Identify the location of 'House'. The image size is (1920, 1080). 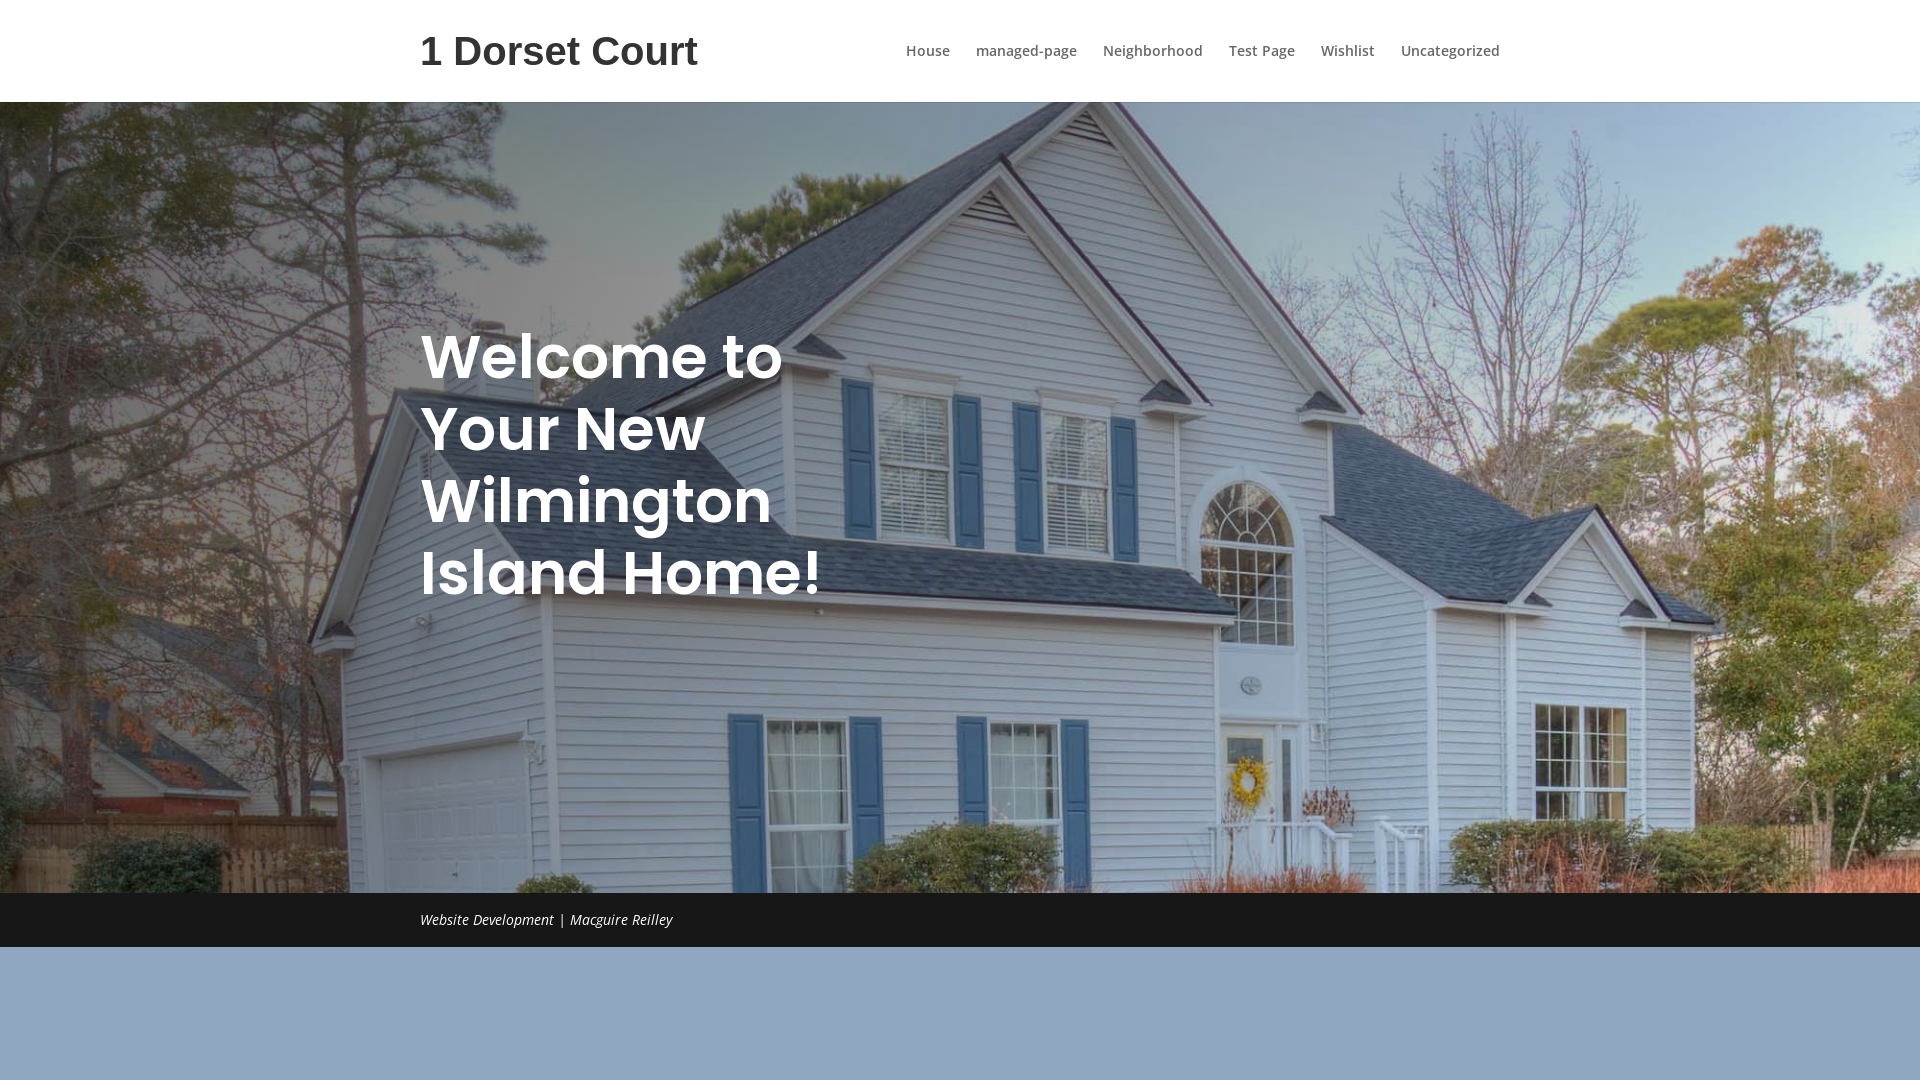
(926, 72).